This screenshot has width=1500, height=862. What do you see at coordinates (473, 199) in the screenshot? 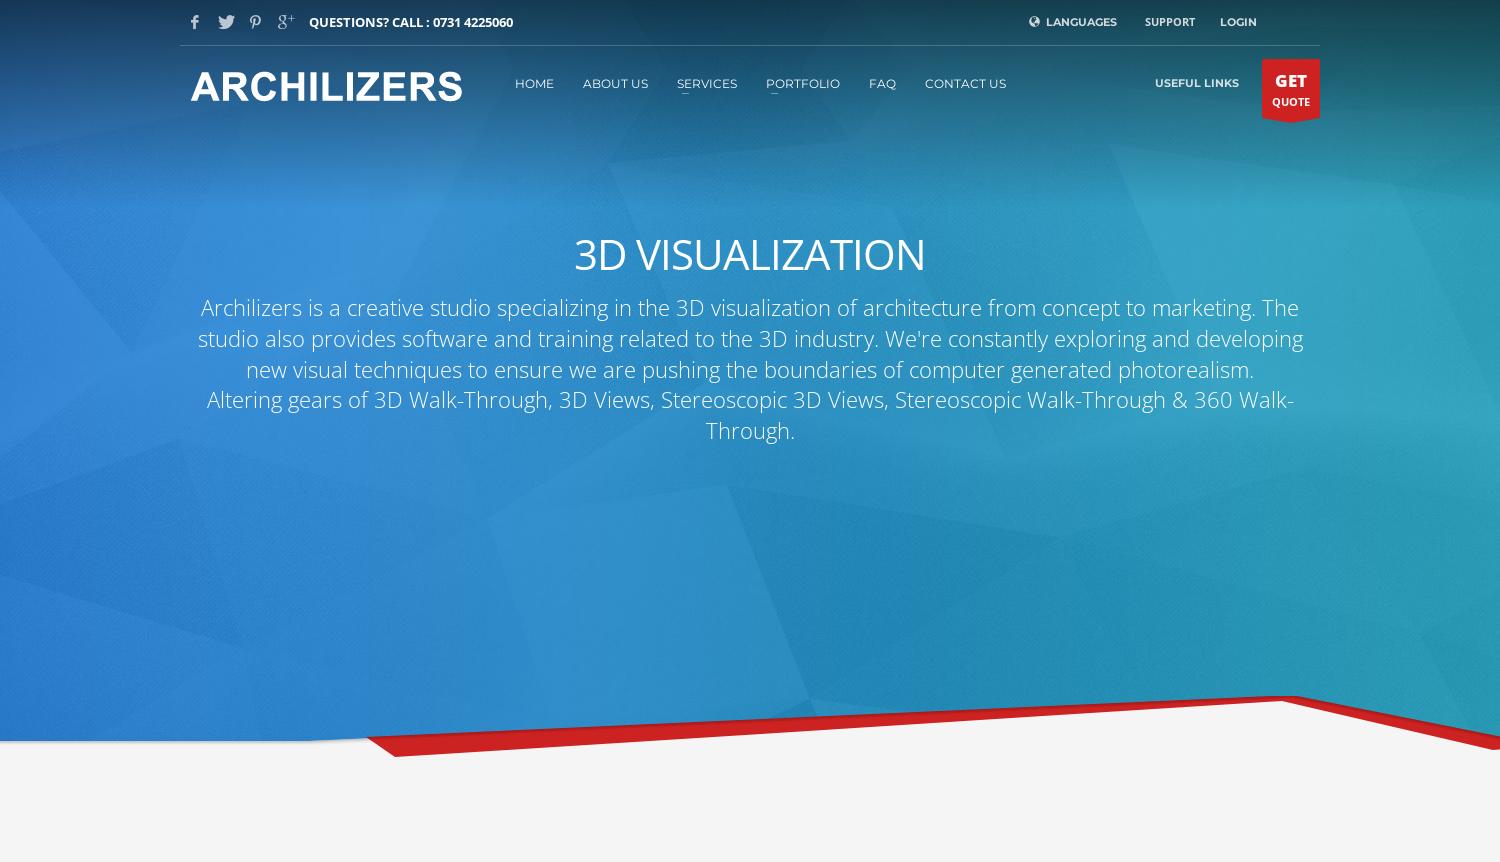
I see `'info@archilizers.com'` at bounding box center [473, 199].